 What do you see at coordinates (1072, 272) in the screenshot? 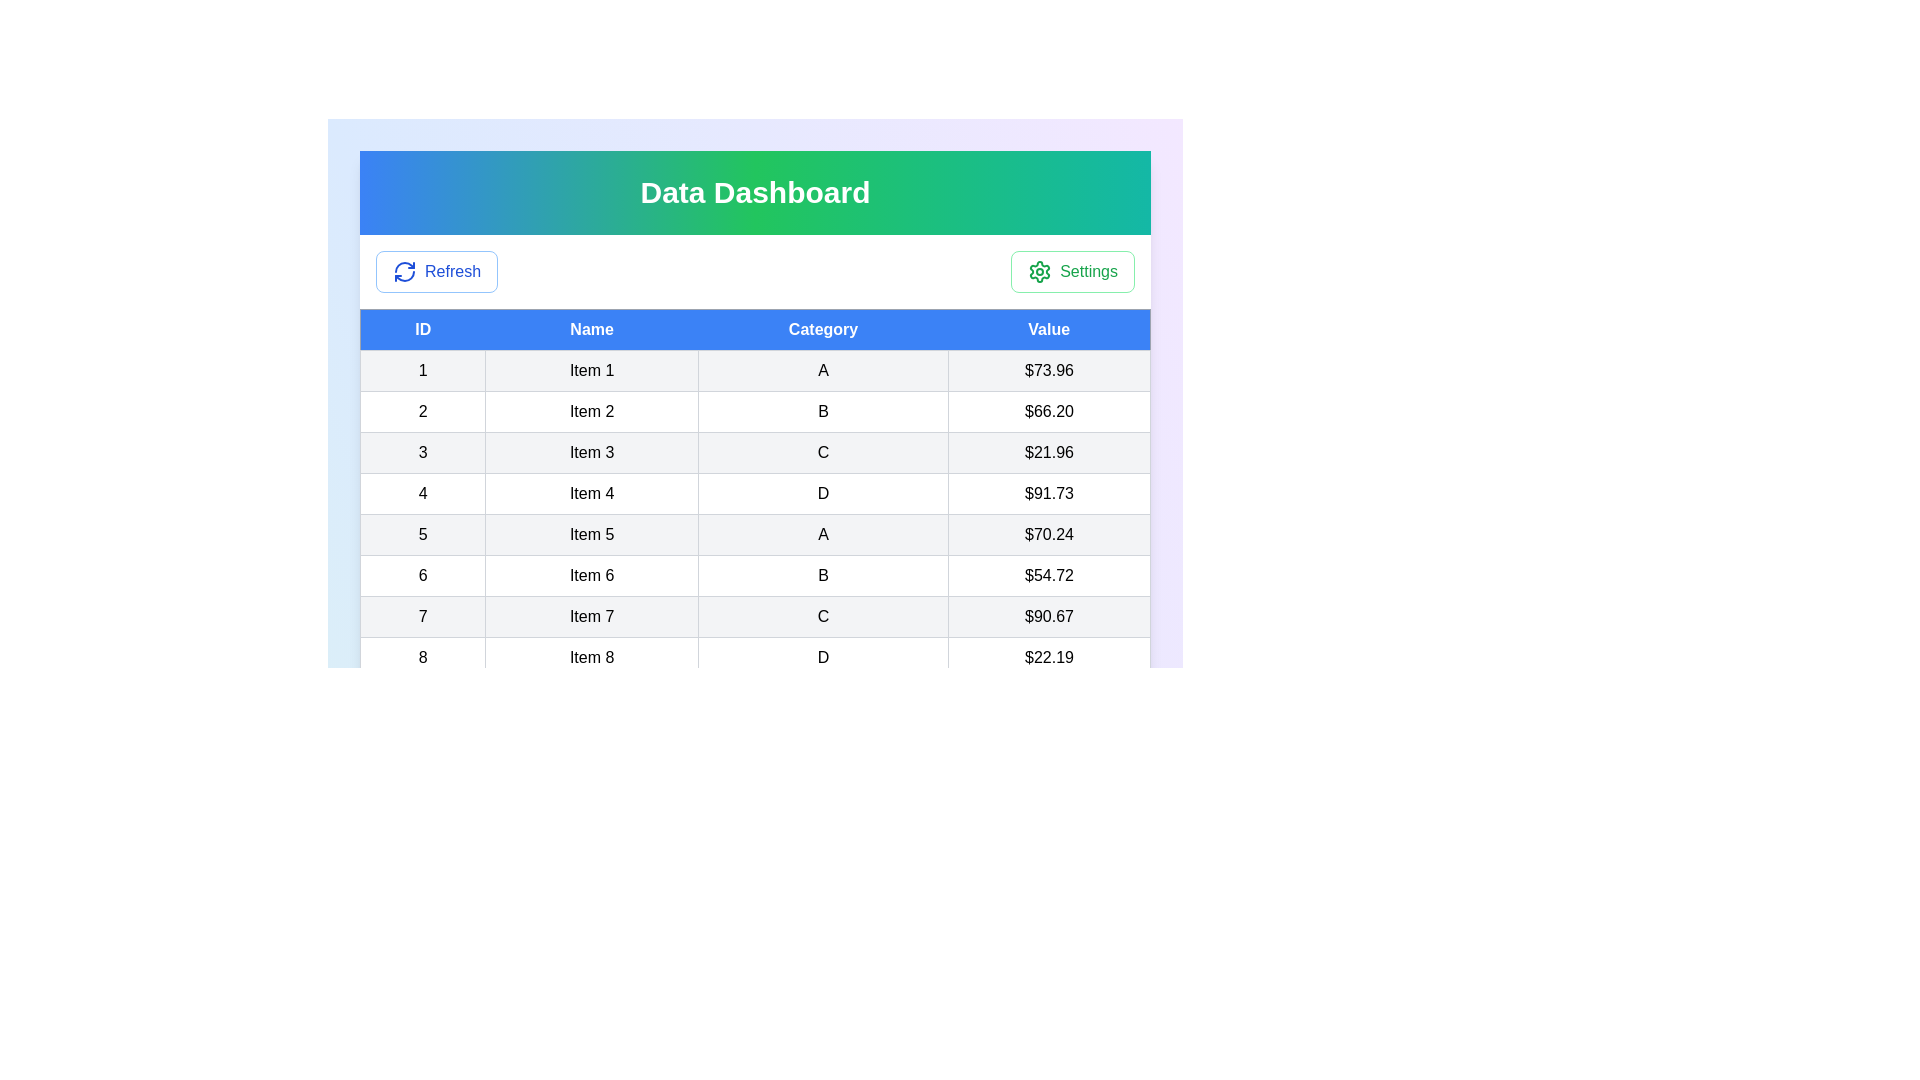
I see `the 'Settings' button to open the settings menu` at bounding box center [1072, 272].